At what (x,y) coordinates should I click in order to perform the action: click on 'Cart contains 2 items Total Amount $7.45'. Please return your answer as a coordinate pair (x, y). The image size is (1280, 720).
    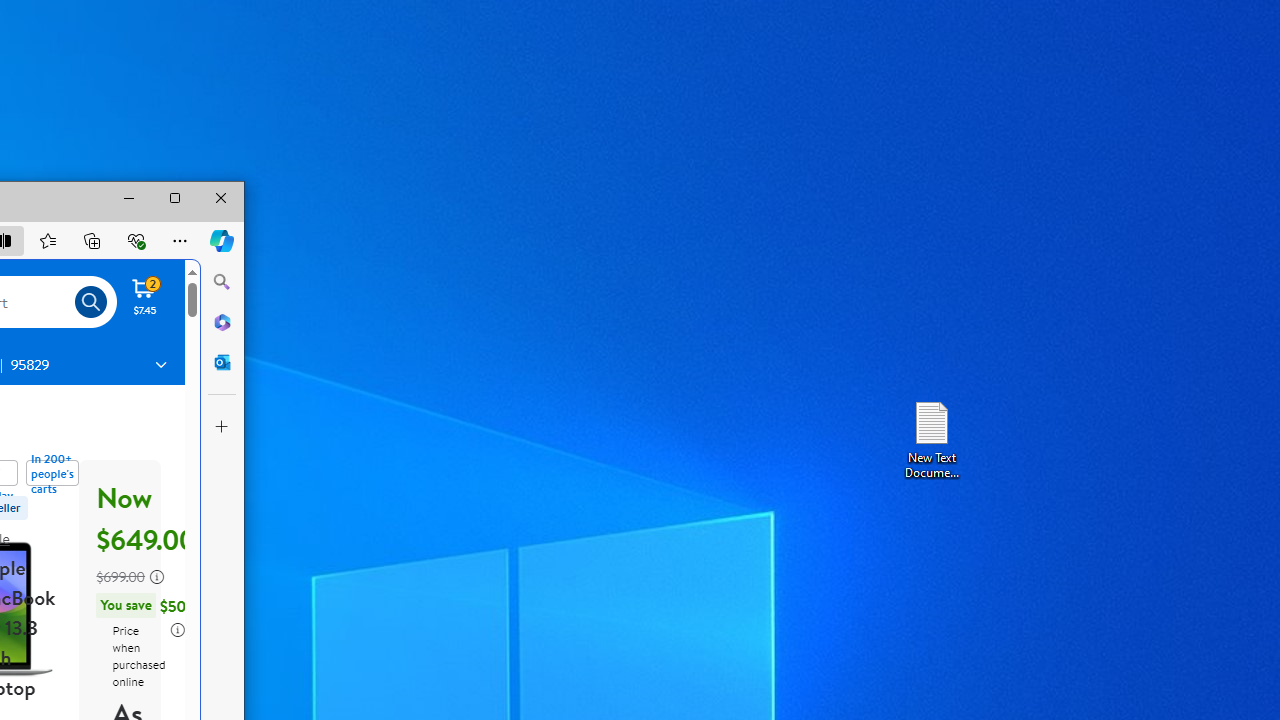
    Looking at the image, I should click on (144, 295).